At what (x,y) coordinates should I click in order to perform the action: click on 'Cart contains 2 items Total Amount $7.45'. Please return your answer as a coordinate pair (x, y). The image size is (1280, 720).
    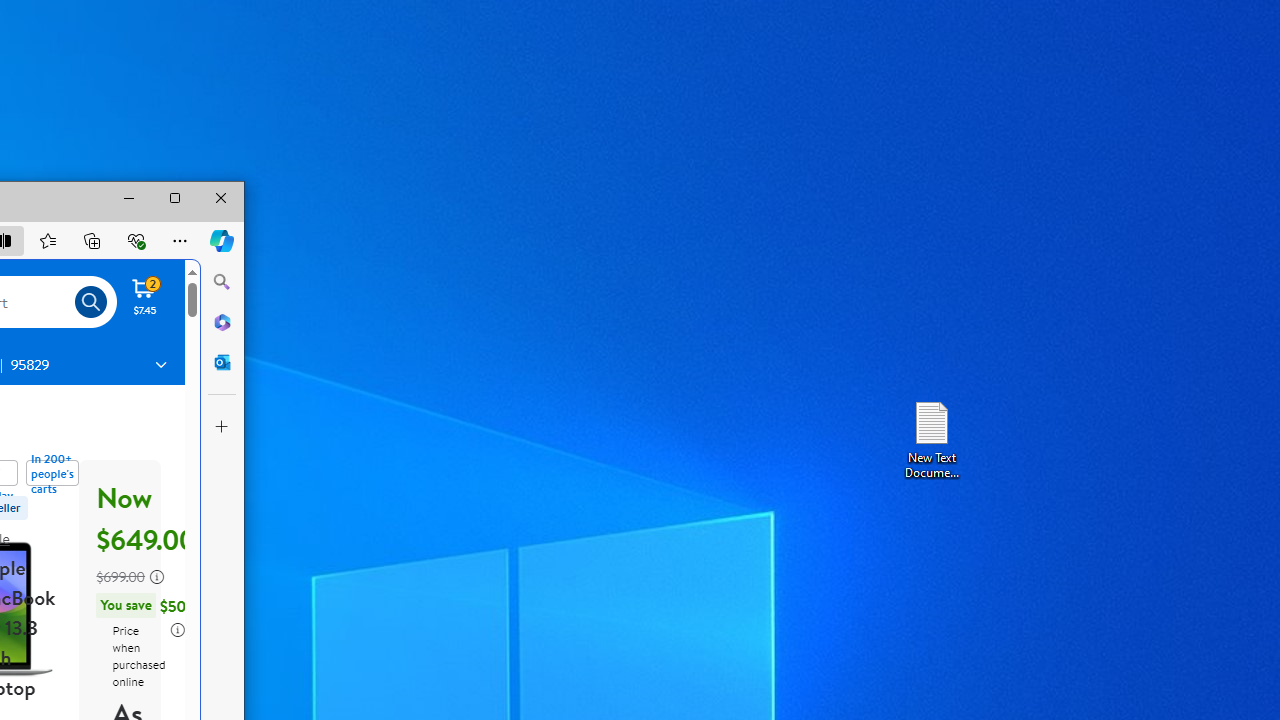
    Looking at the image, I should click on (144, 295).